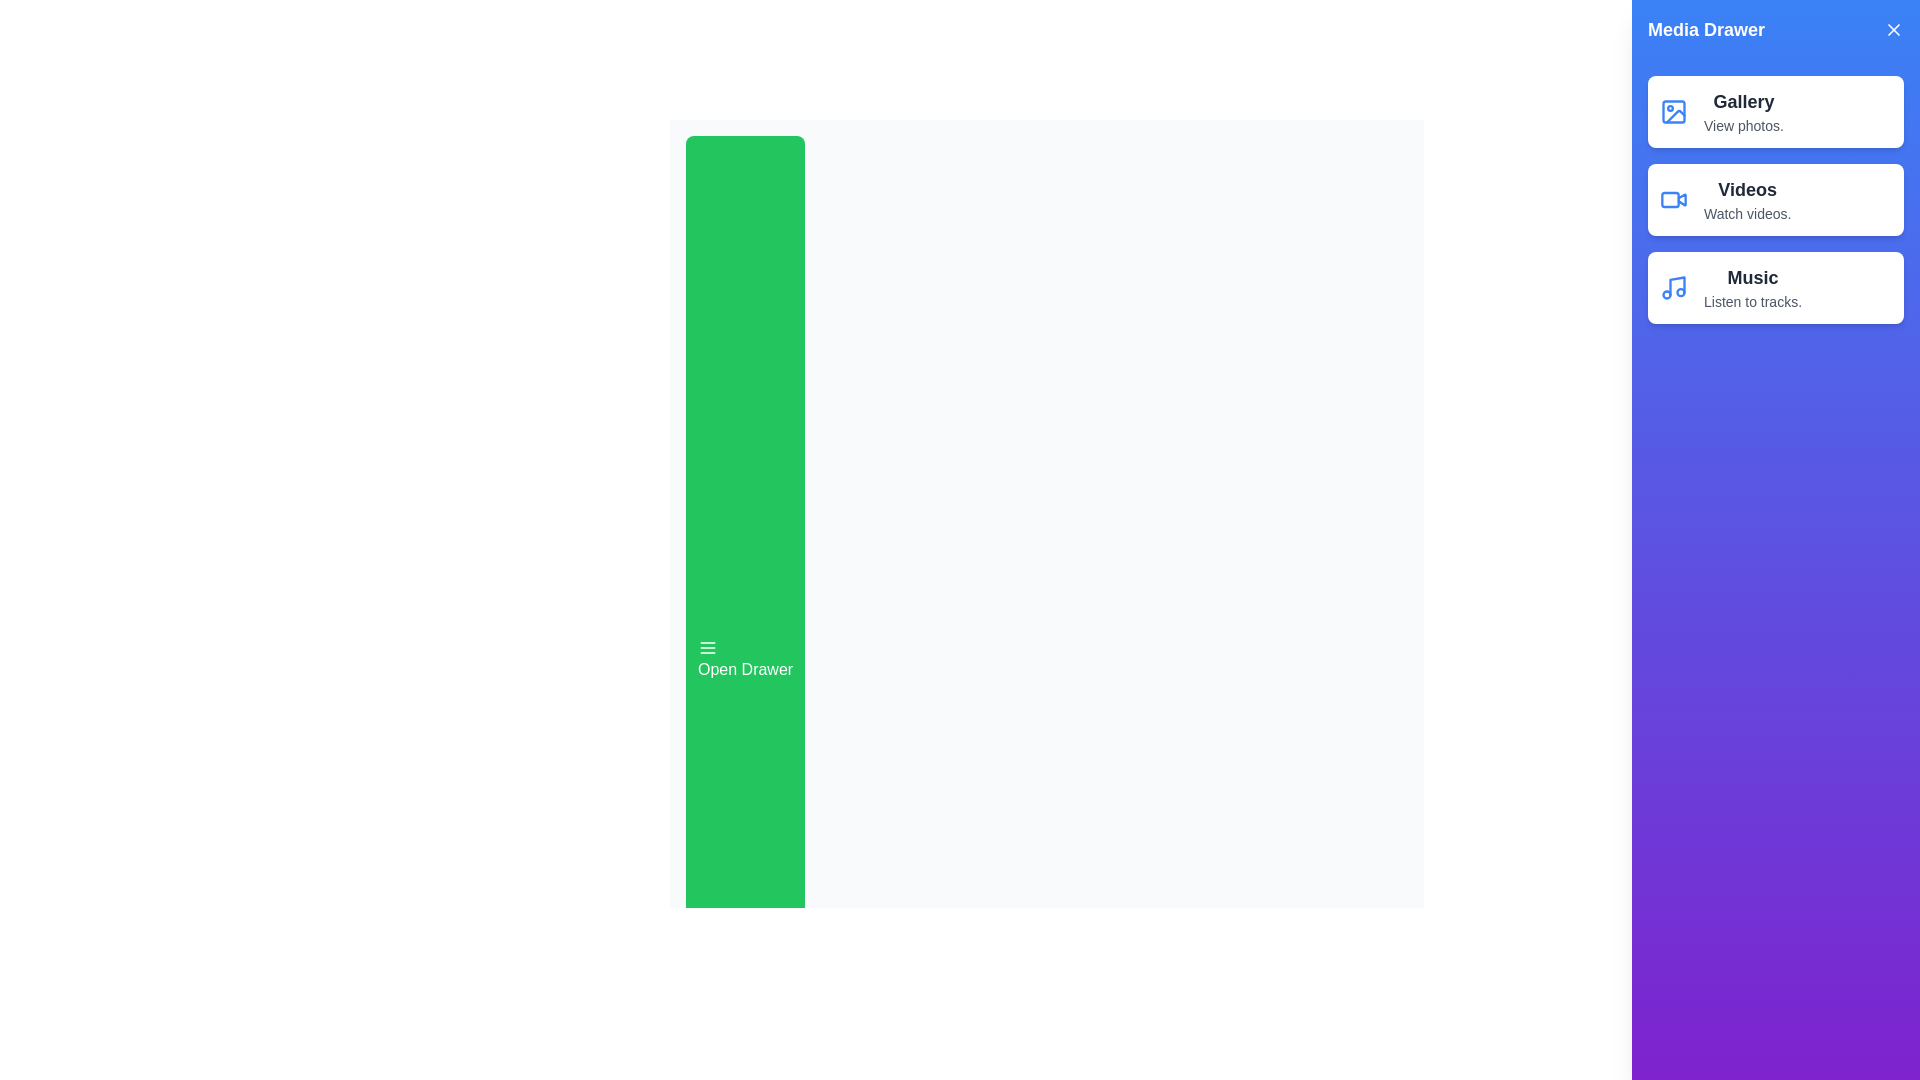  I want to click on 'Open Drawer' button to toggle the drawer visibility, so click(743, 659).